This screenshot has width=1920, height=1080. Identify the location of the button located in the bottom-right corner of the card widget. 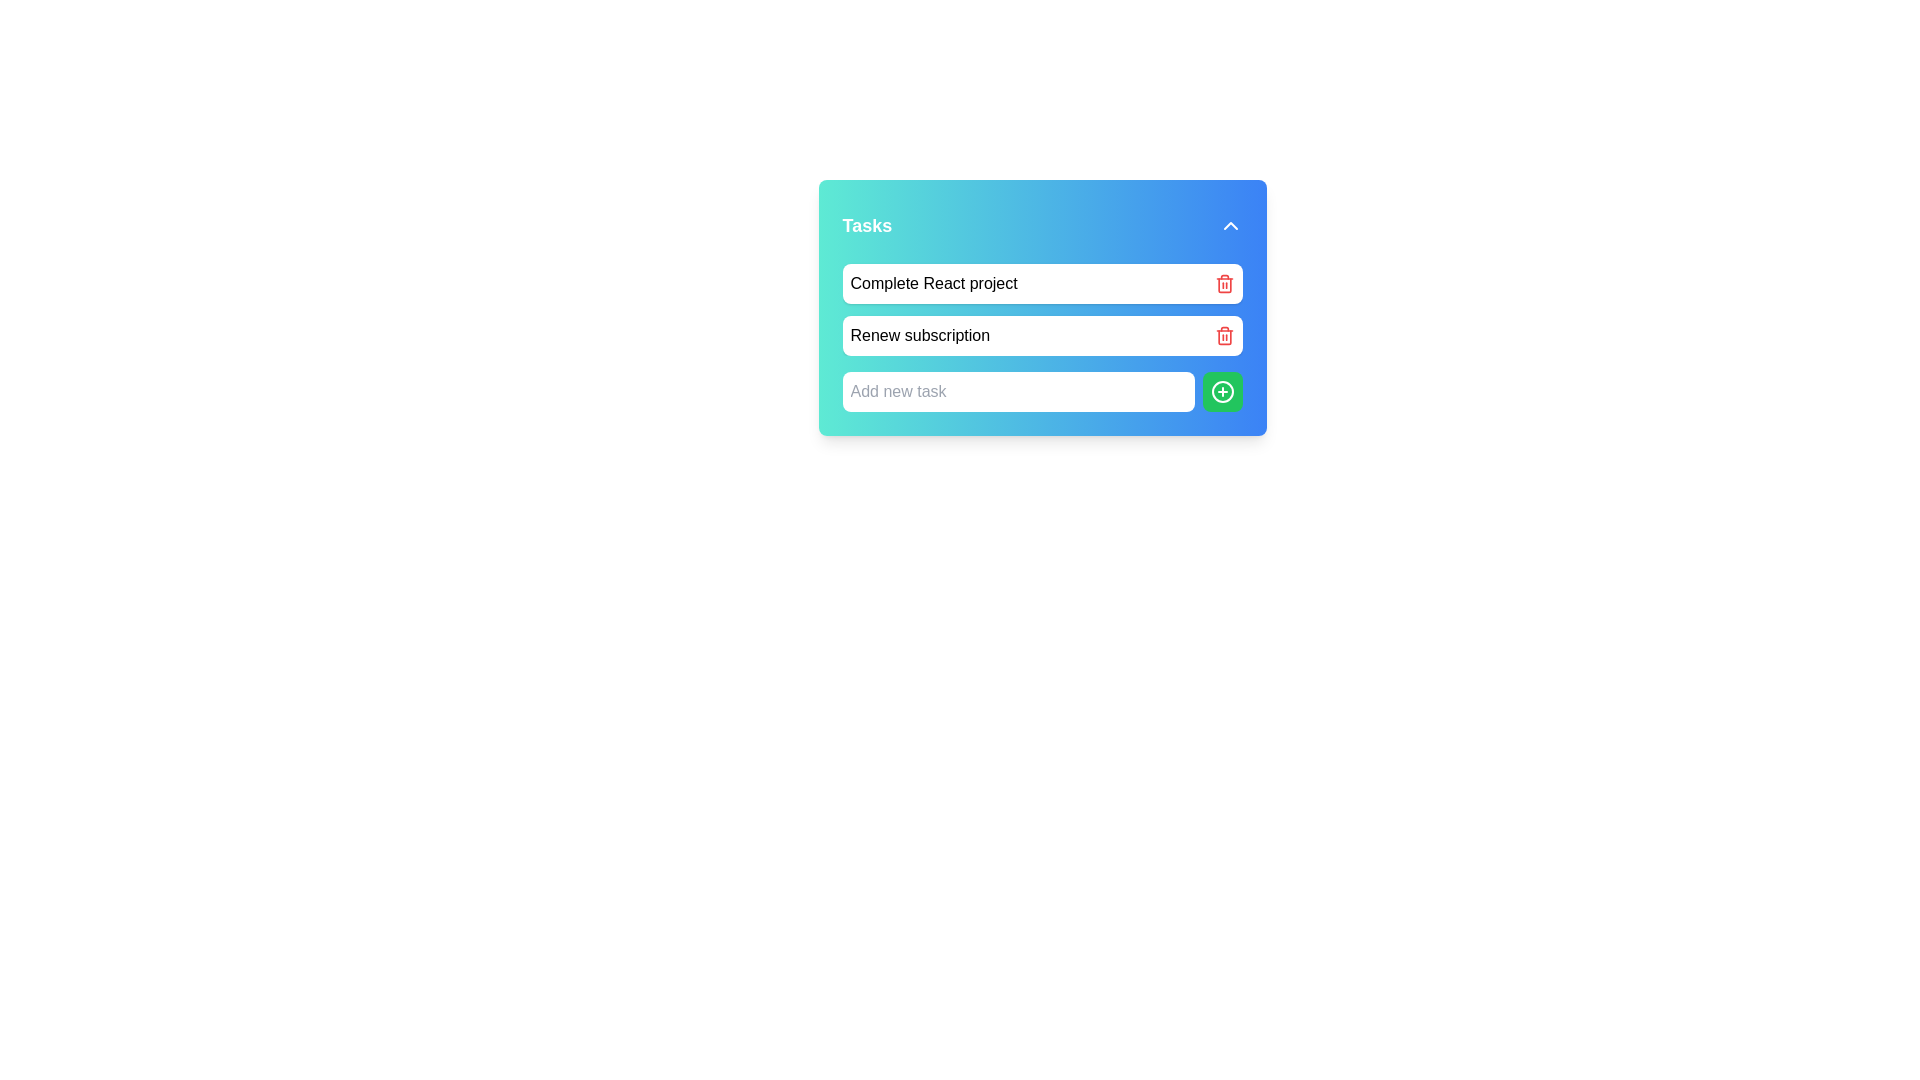
(1221, 392).